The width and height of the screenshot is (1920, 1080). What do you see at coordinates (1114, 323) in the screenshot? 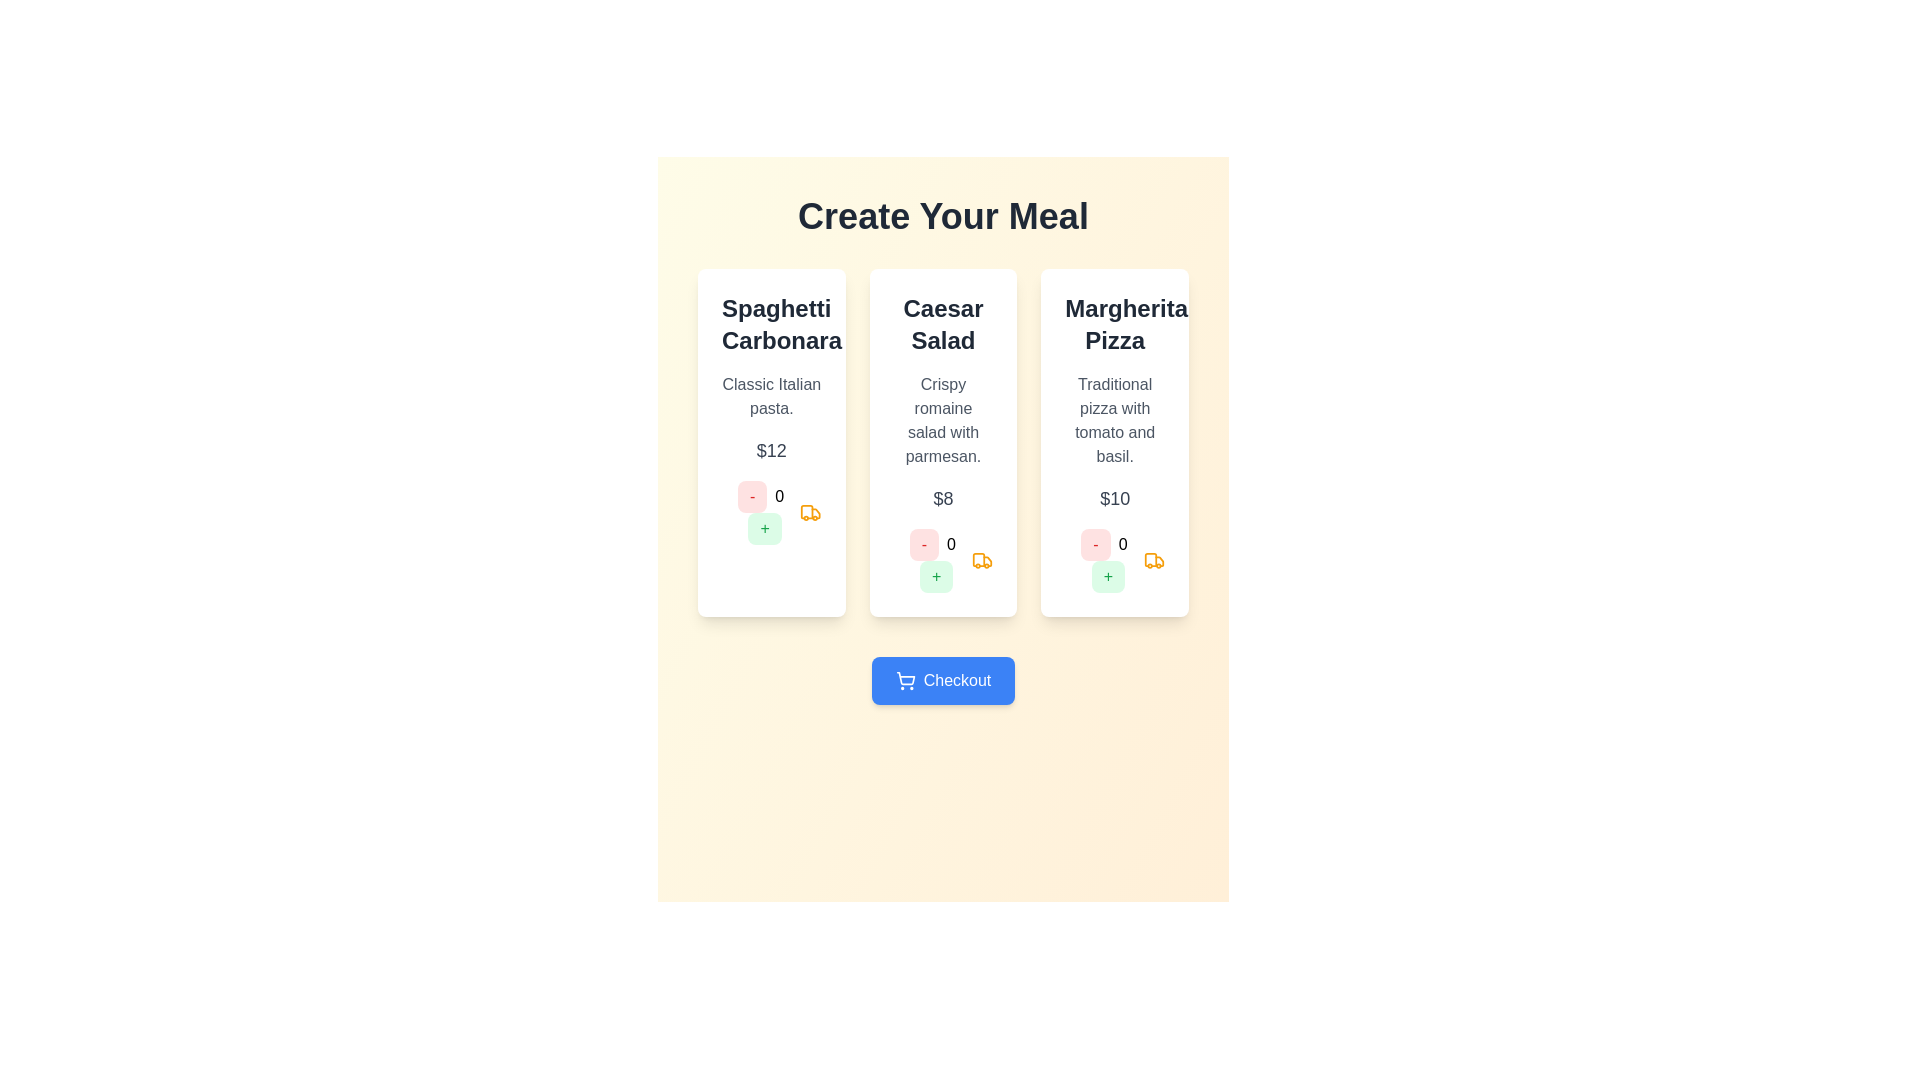
I see `the 'Margherita Pizza' text label, which is centrally positioned at the top of the rightmost card in the row of three cards under the 'Create Your Meal' heading` at bounding box center [1114, 323].